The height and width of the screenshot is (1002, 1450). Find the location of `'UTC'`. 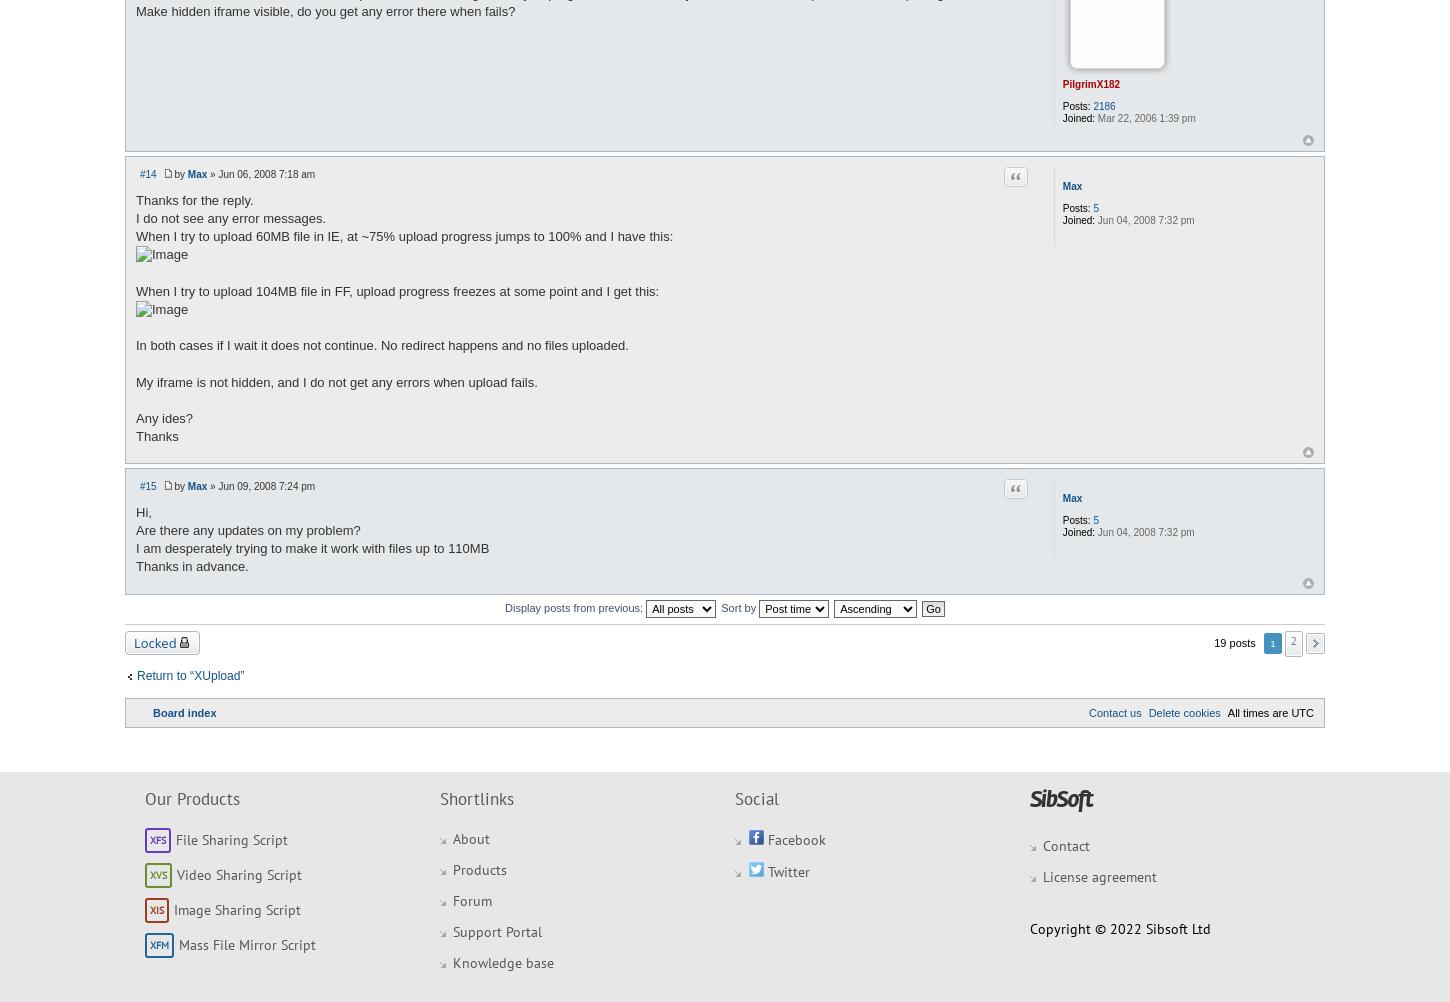

'UTC' is located at coordinates (1290, 712).